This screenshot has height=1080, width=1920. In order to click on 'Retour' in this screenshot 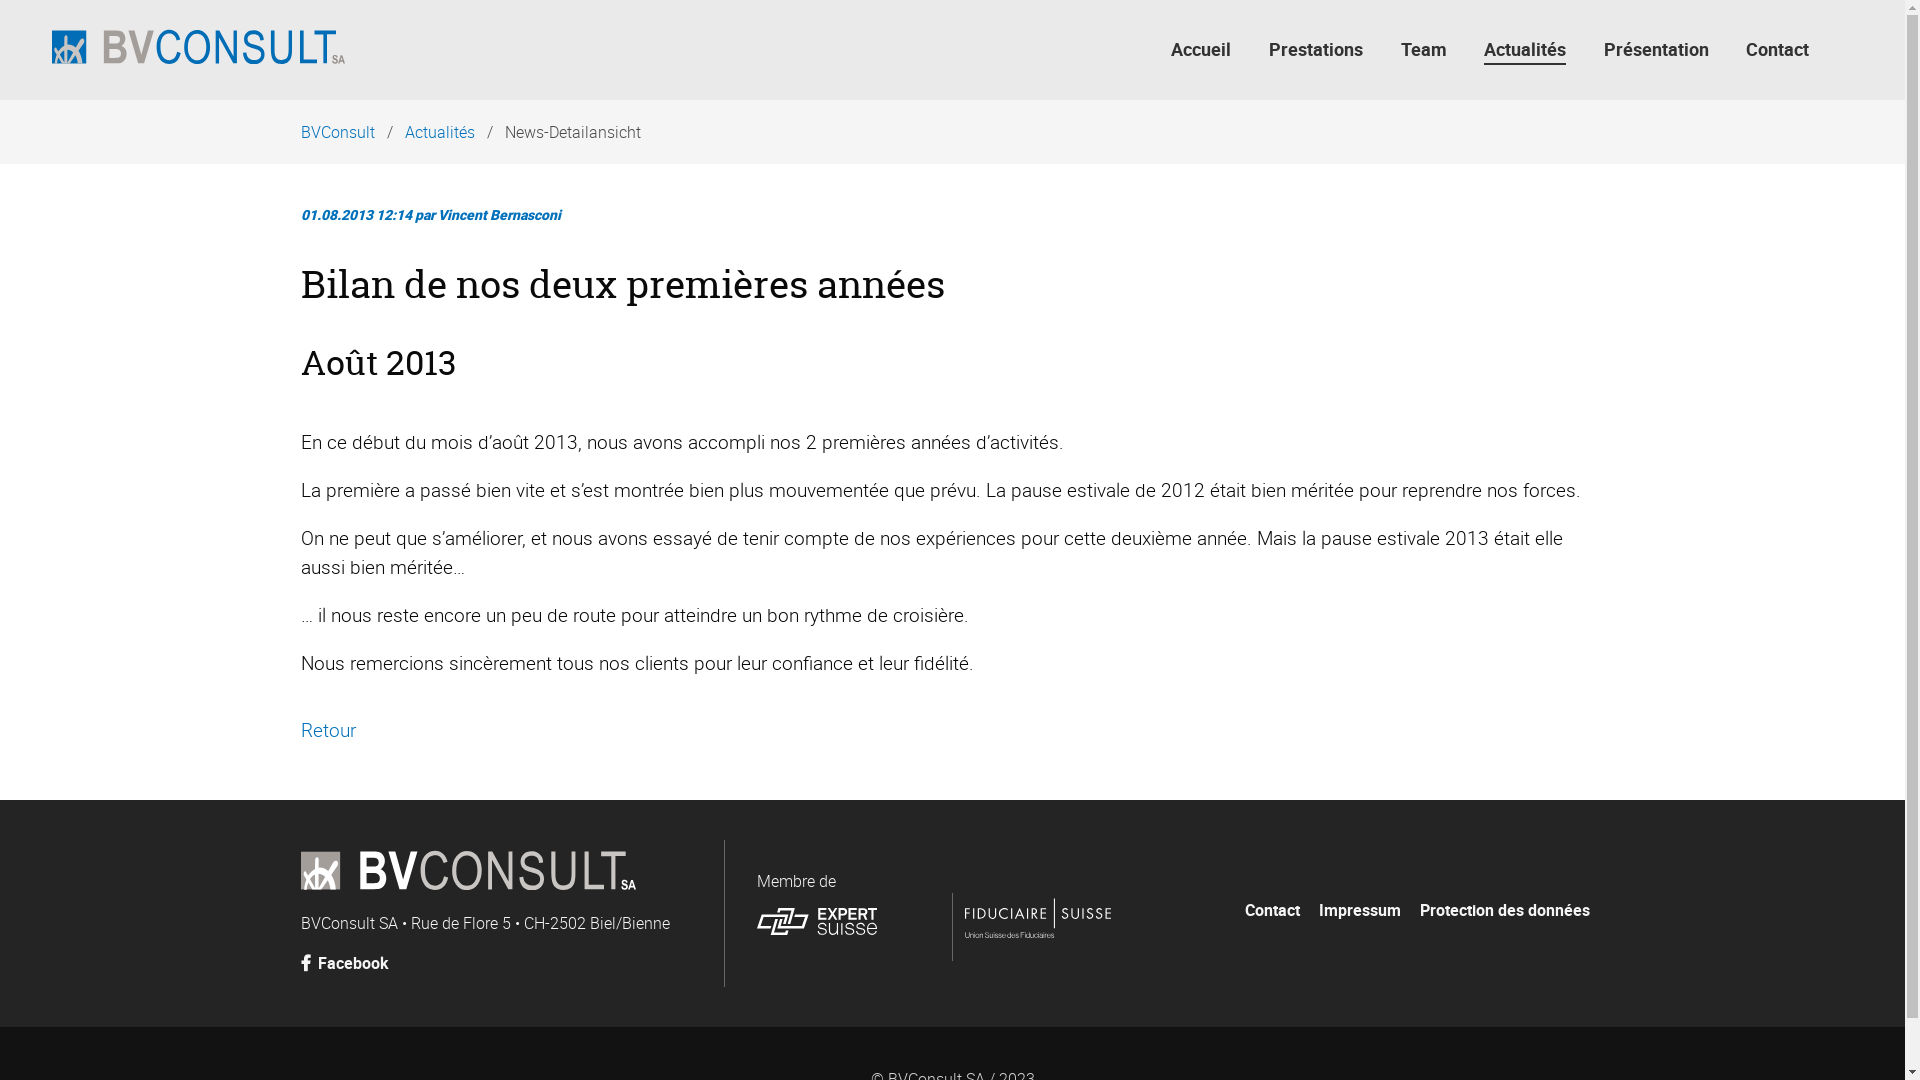, I will do `click(327, 729)`.